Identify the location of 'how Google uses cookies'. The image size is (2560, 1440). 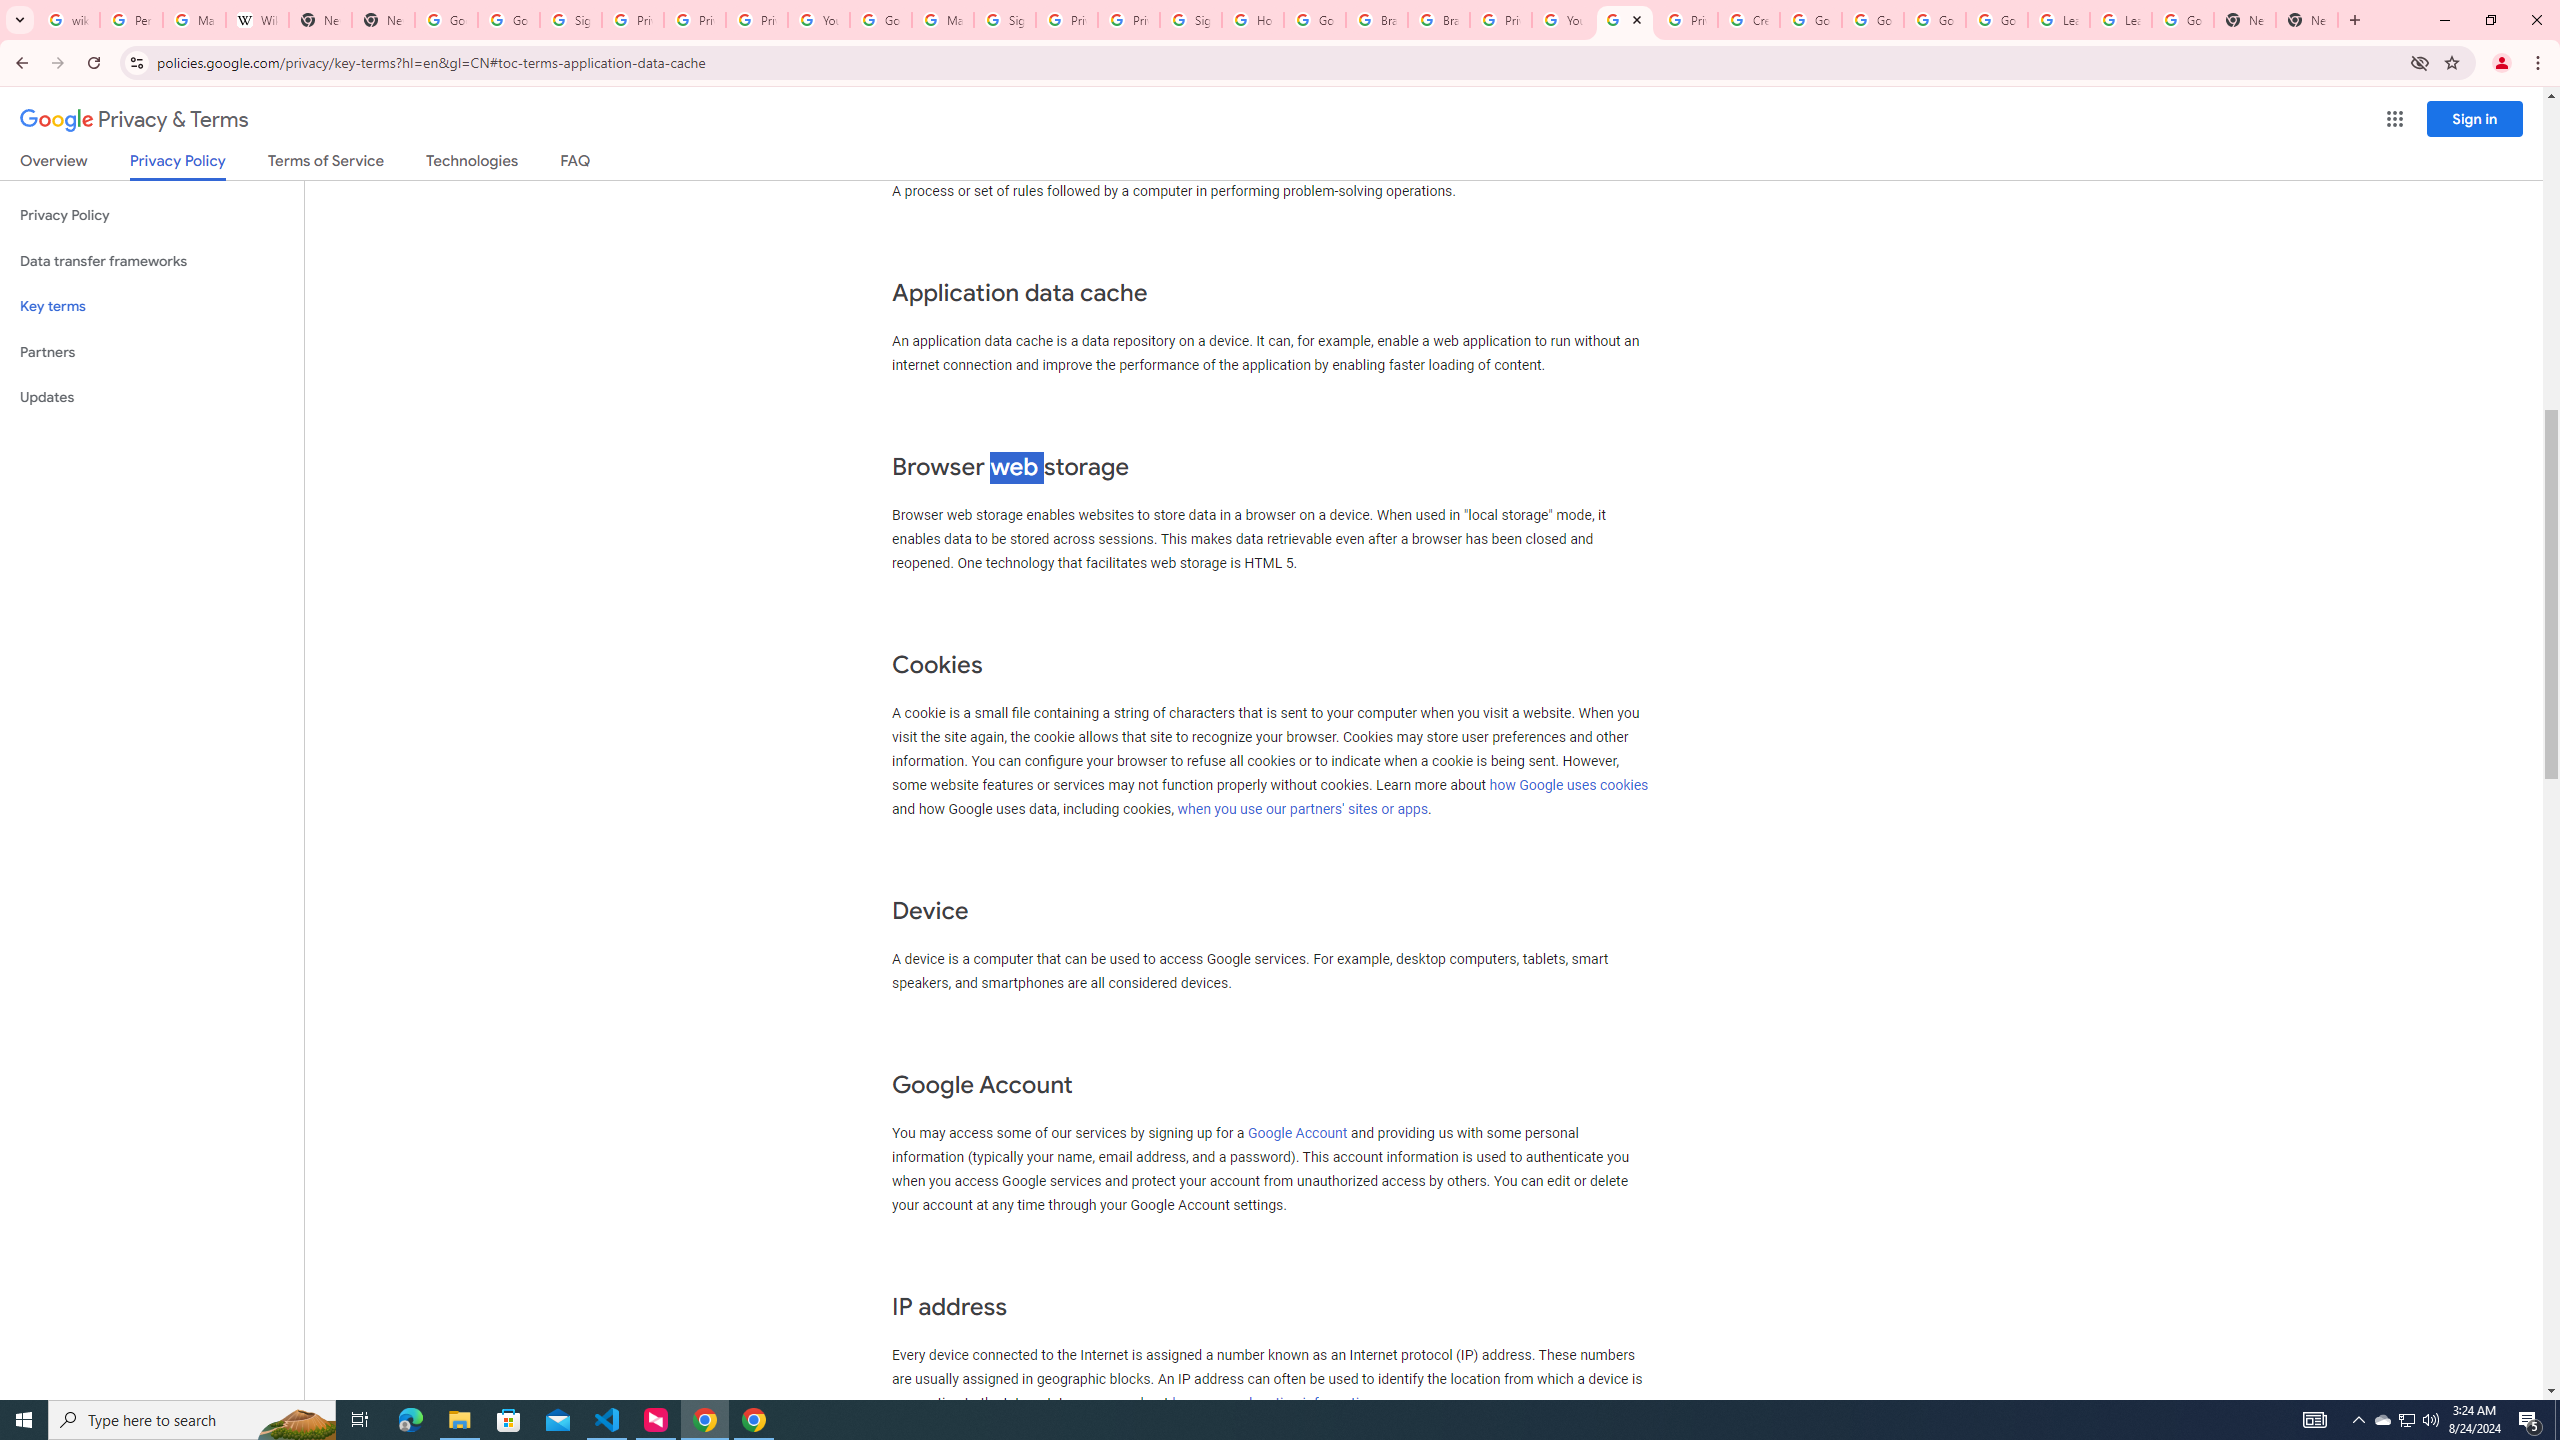
(1569, 784).